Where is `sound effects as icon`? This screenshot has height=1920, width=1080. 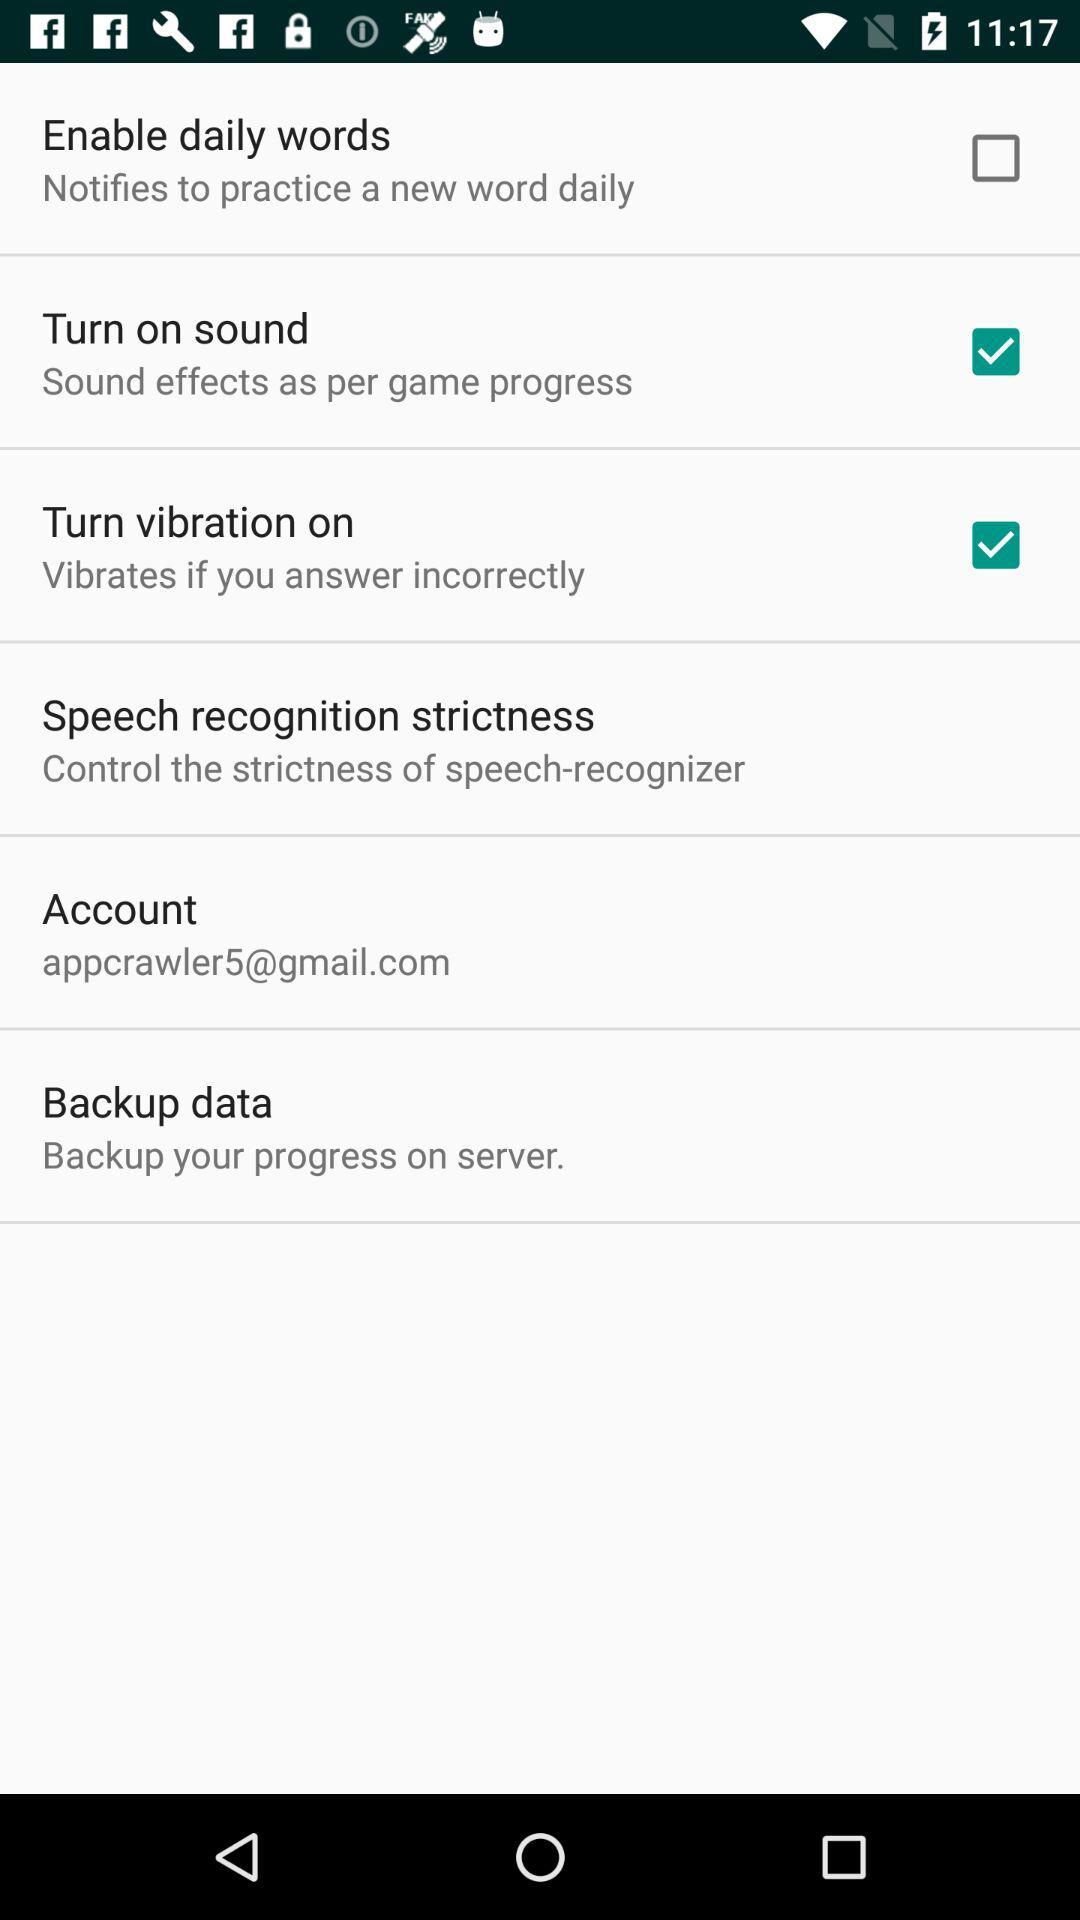
sound effects as icon is located at coordinates (336, 380).